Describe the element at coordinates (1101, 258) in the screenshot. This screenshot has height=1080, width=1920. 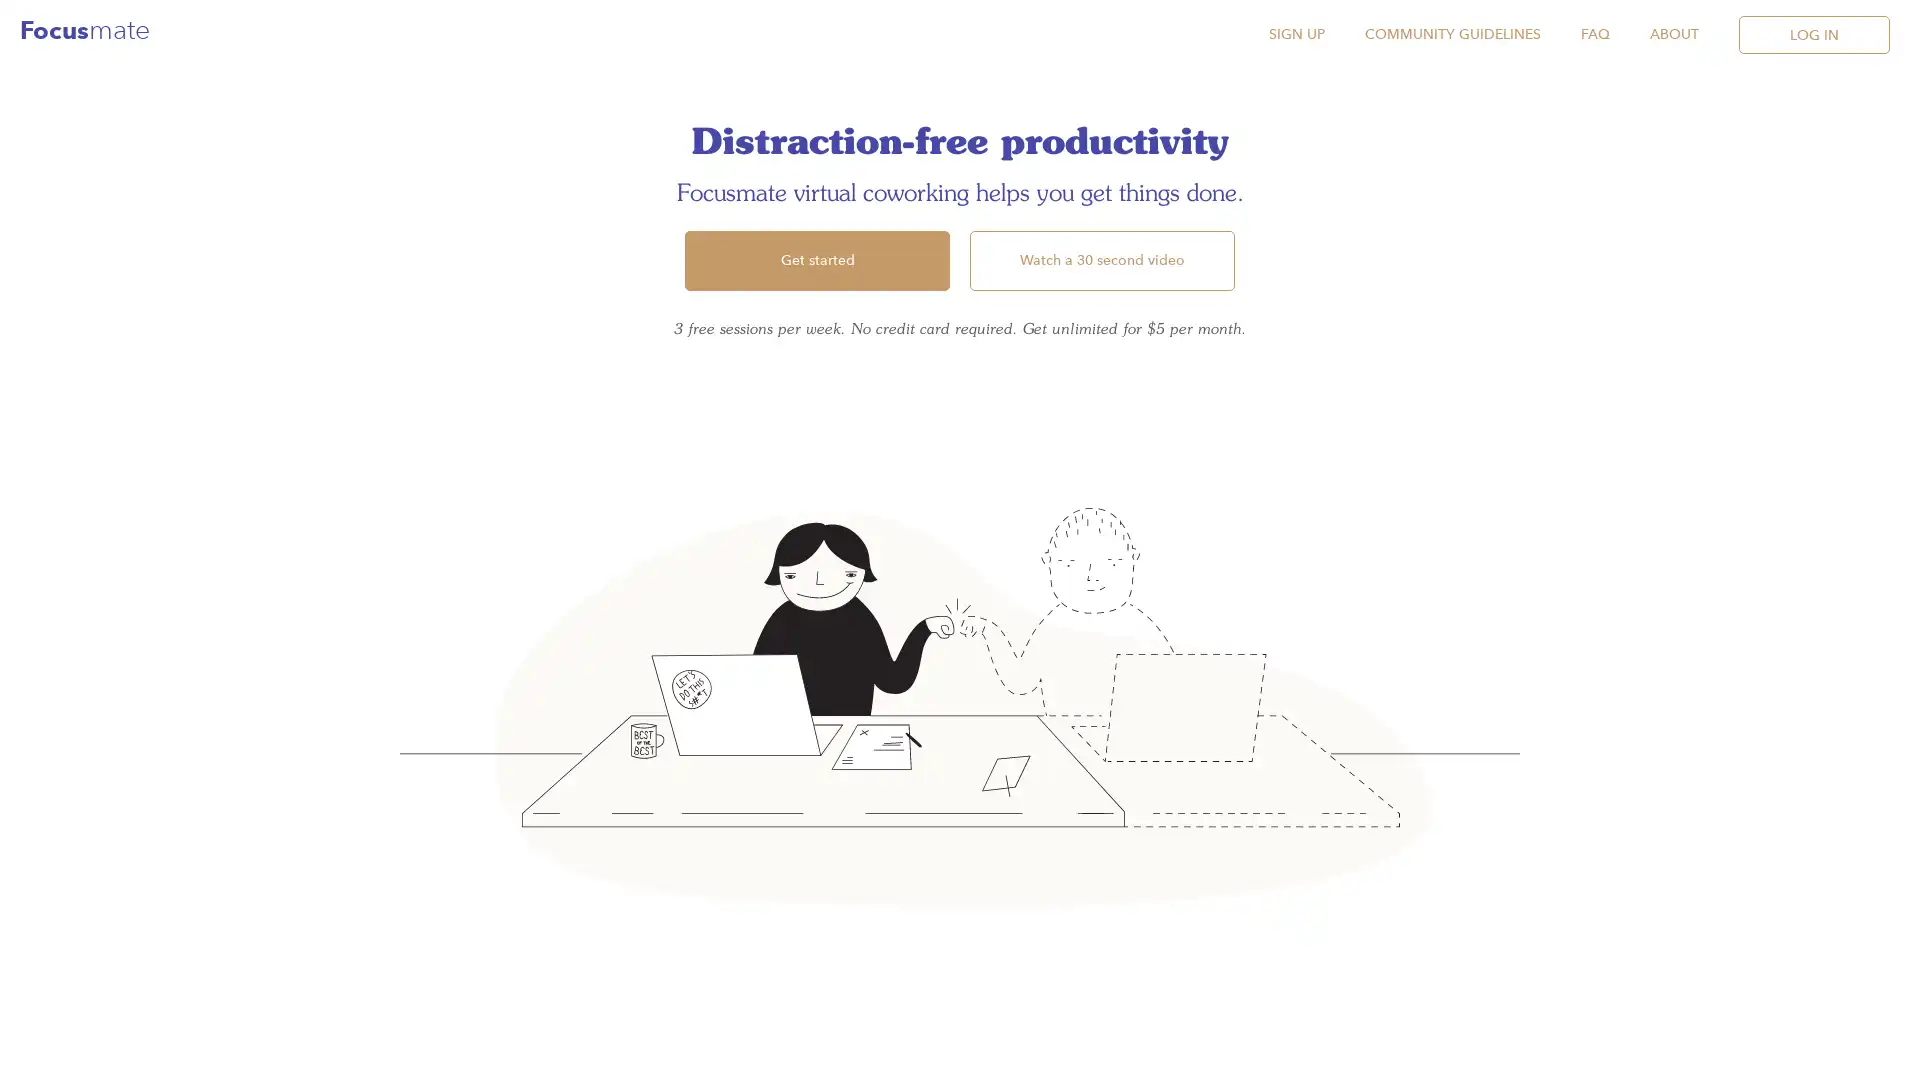
I see `Watch a 30 second video` at that location.